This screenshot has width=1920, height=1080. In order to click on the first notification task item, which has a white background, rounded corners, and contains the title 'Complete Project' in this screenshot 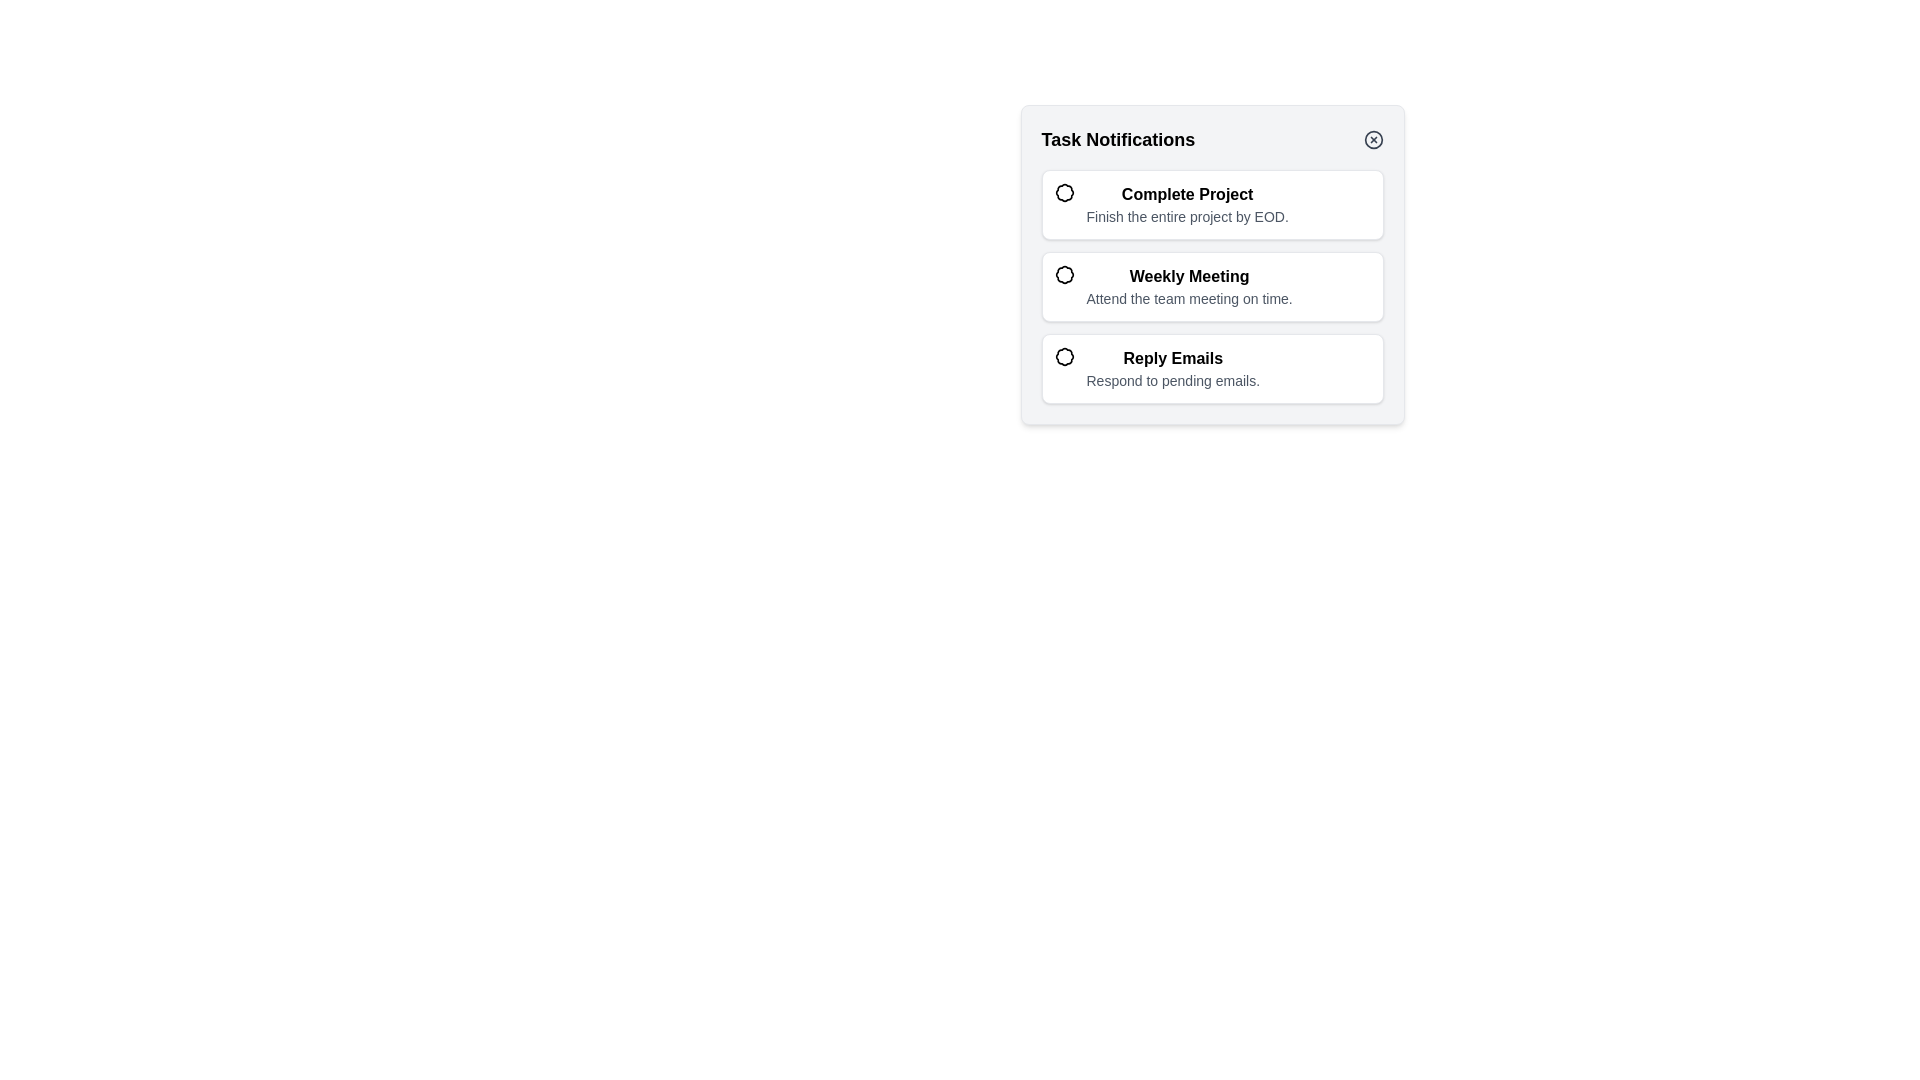, I will do `click(1211, 204)`.